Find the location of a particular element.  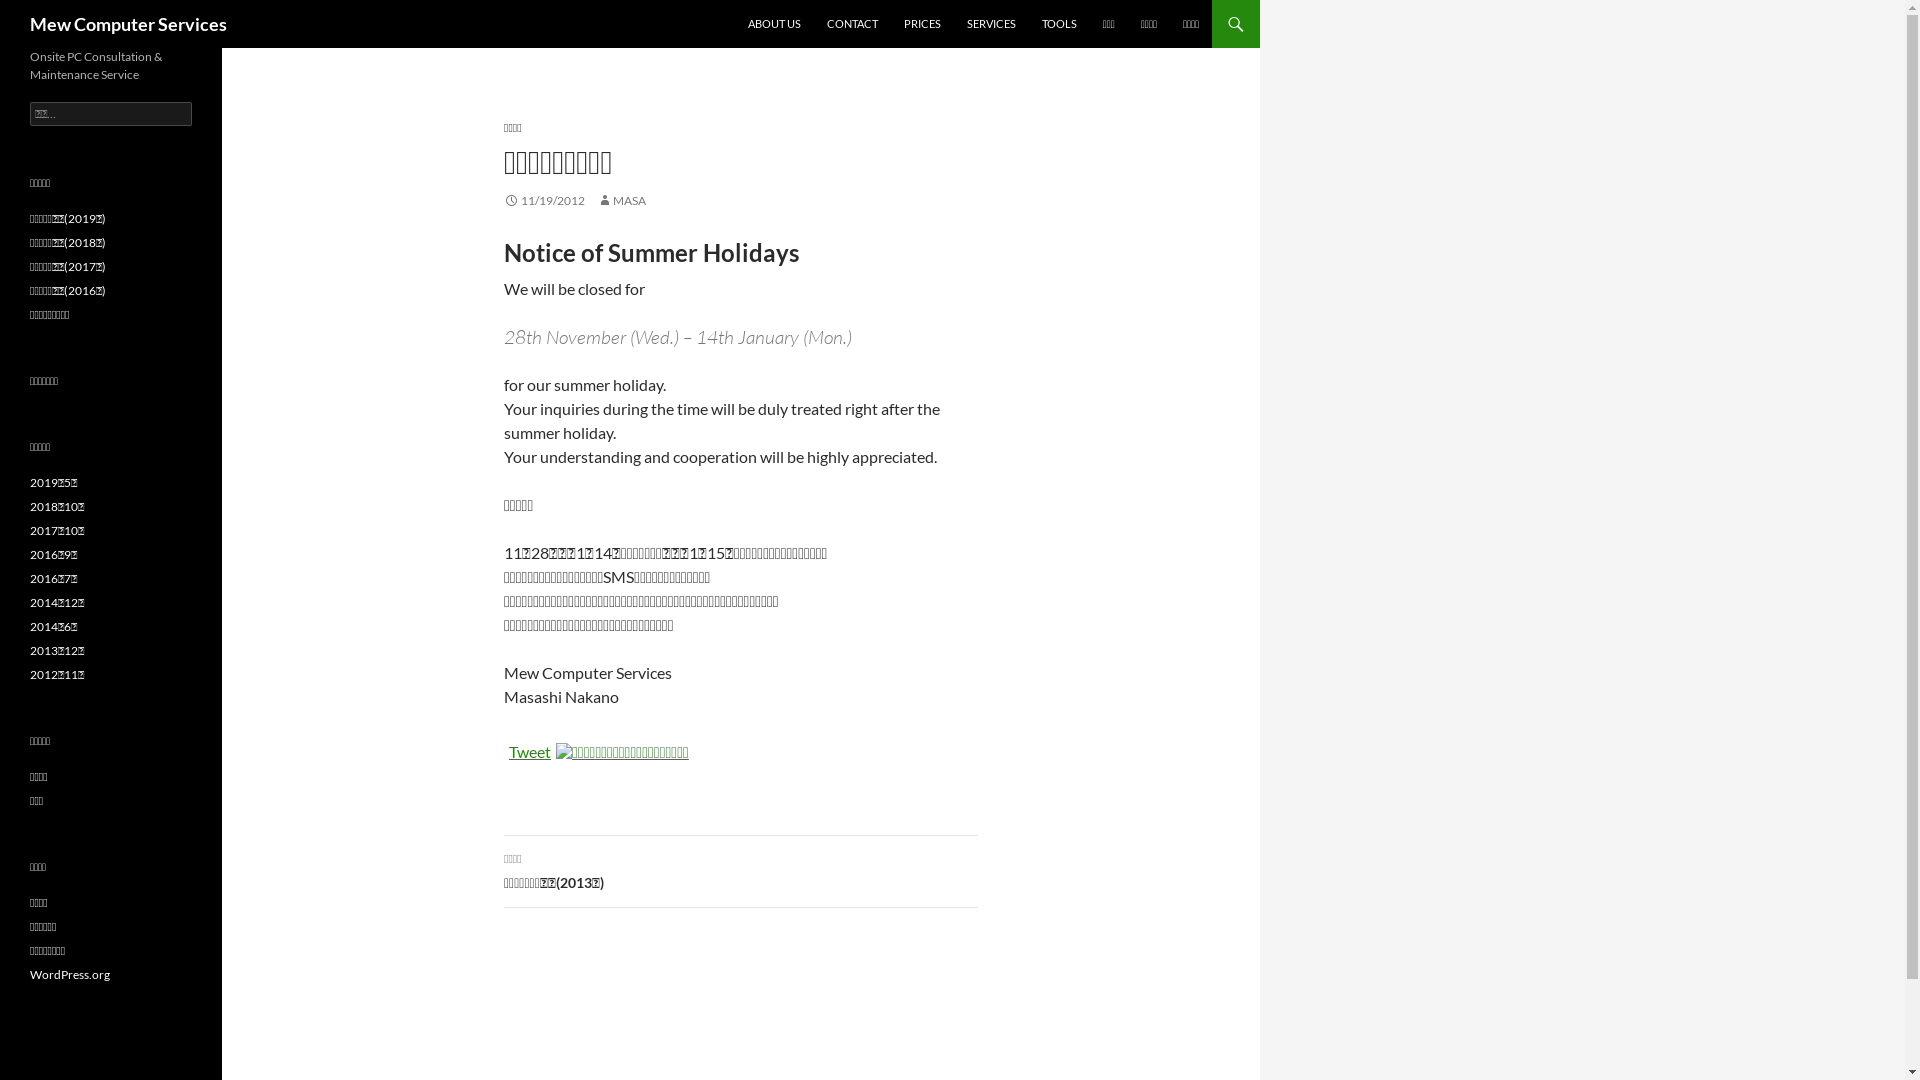

'Mew Computer Services' is located at coordinates (127, 23).